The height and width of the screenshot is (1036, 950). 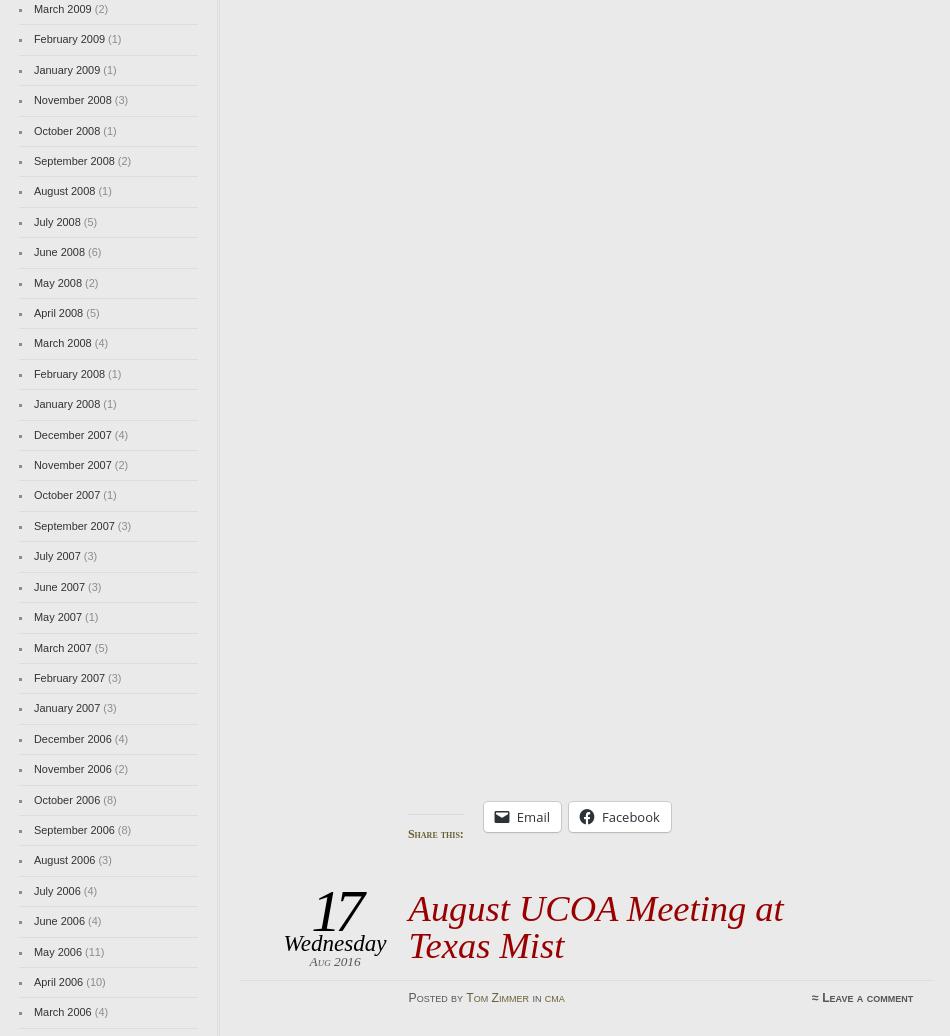 What do you see at coordinates (68, 677) in the screenshot?
I see `'February 2007'` at bounding box center [68, 677].